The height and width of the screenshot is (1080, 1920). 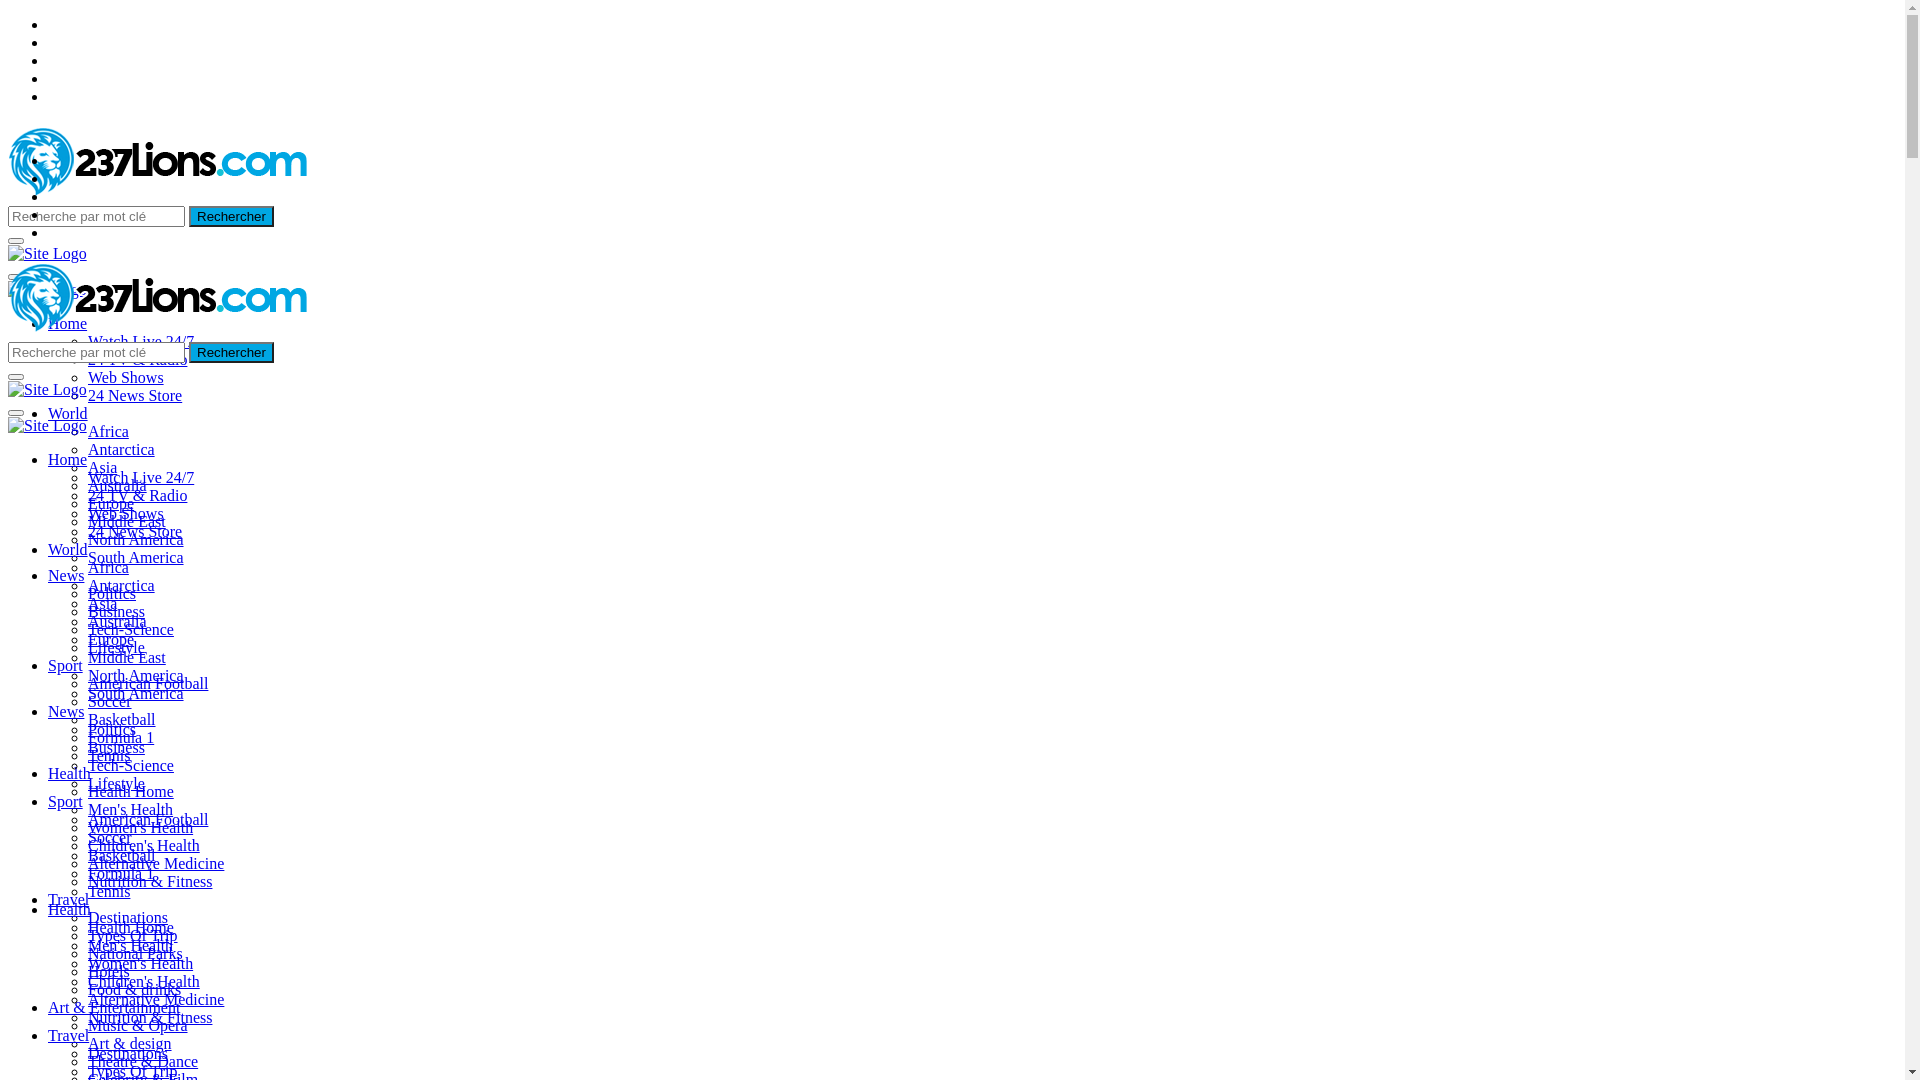 What do you see at coordinates (110, 592) in the screenshot?
I see `'Politics'` at bounding box center [110, 592].